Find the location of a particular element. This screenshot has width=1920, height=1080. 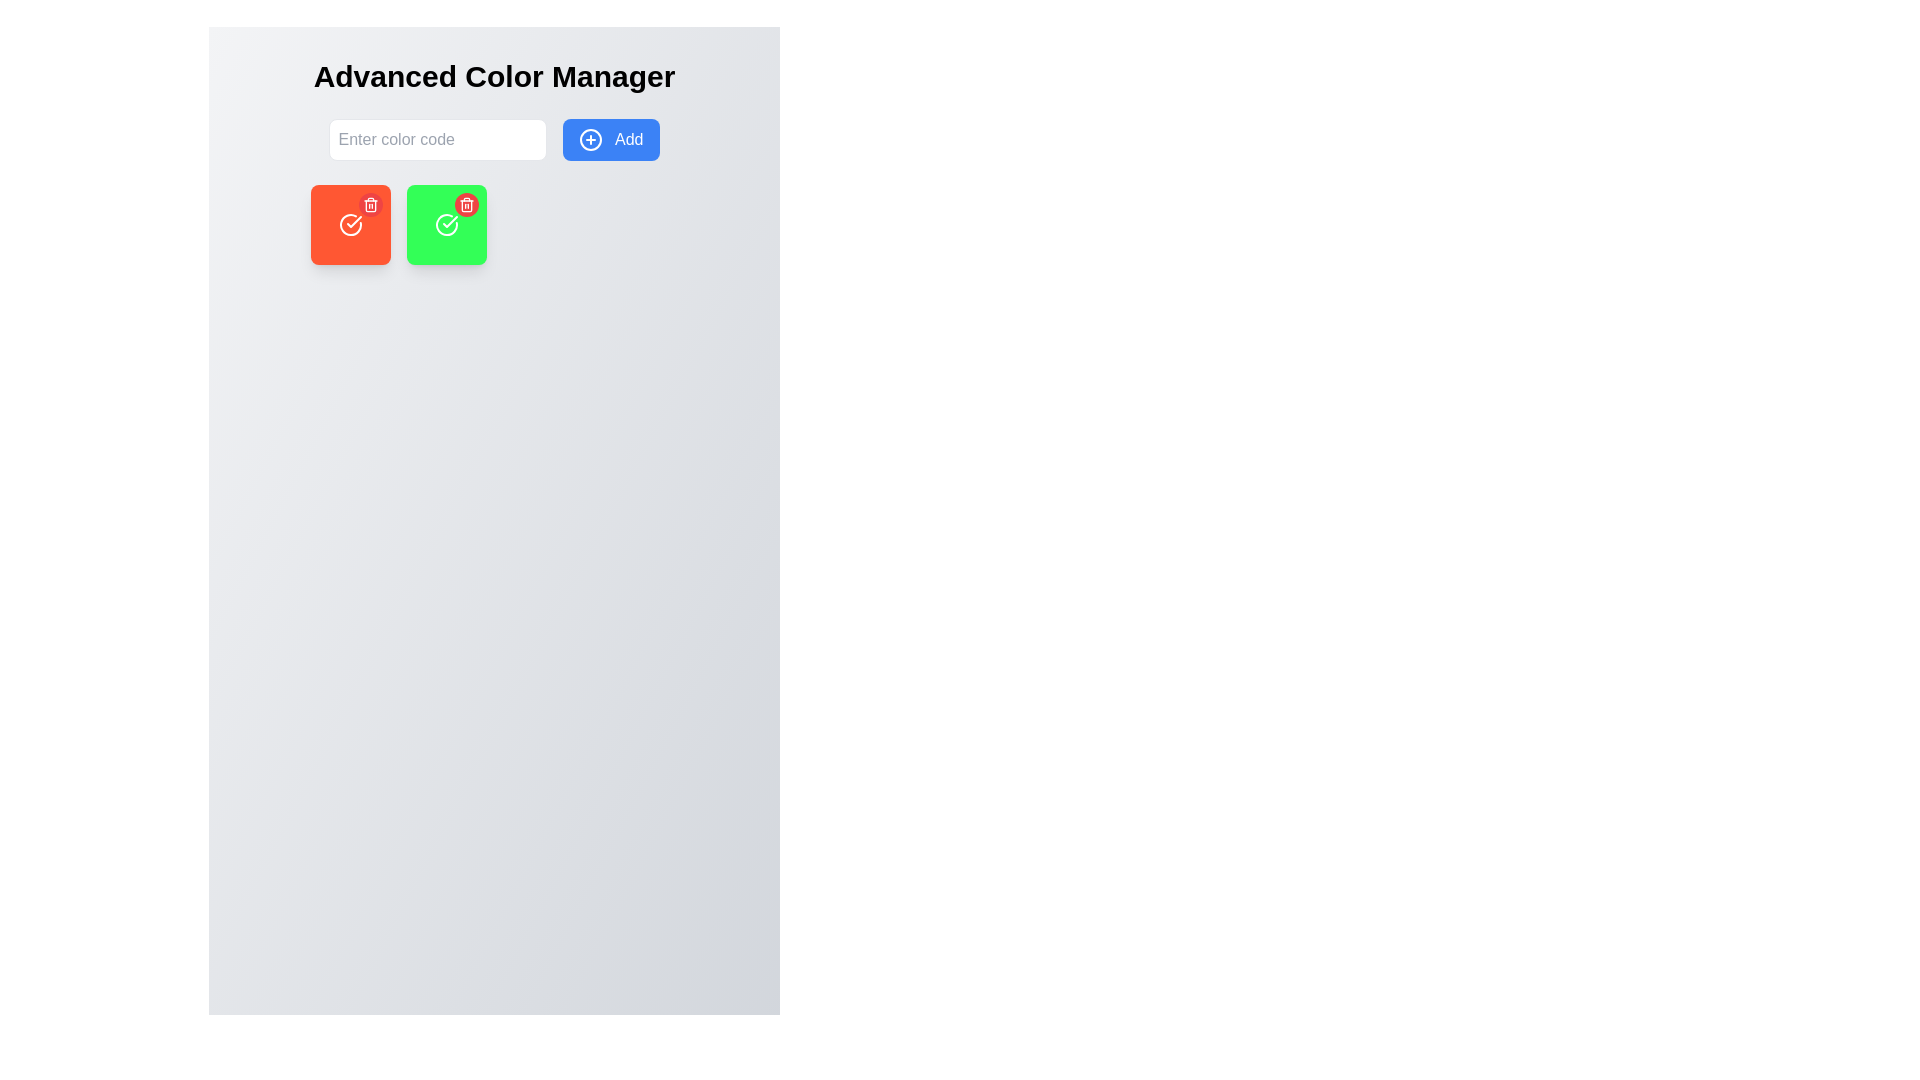

the checkmark icon within the circular icon component in the color management interface's second row to indicate a completed or successful status is located at coordinates (449, 222).